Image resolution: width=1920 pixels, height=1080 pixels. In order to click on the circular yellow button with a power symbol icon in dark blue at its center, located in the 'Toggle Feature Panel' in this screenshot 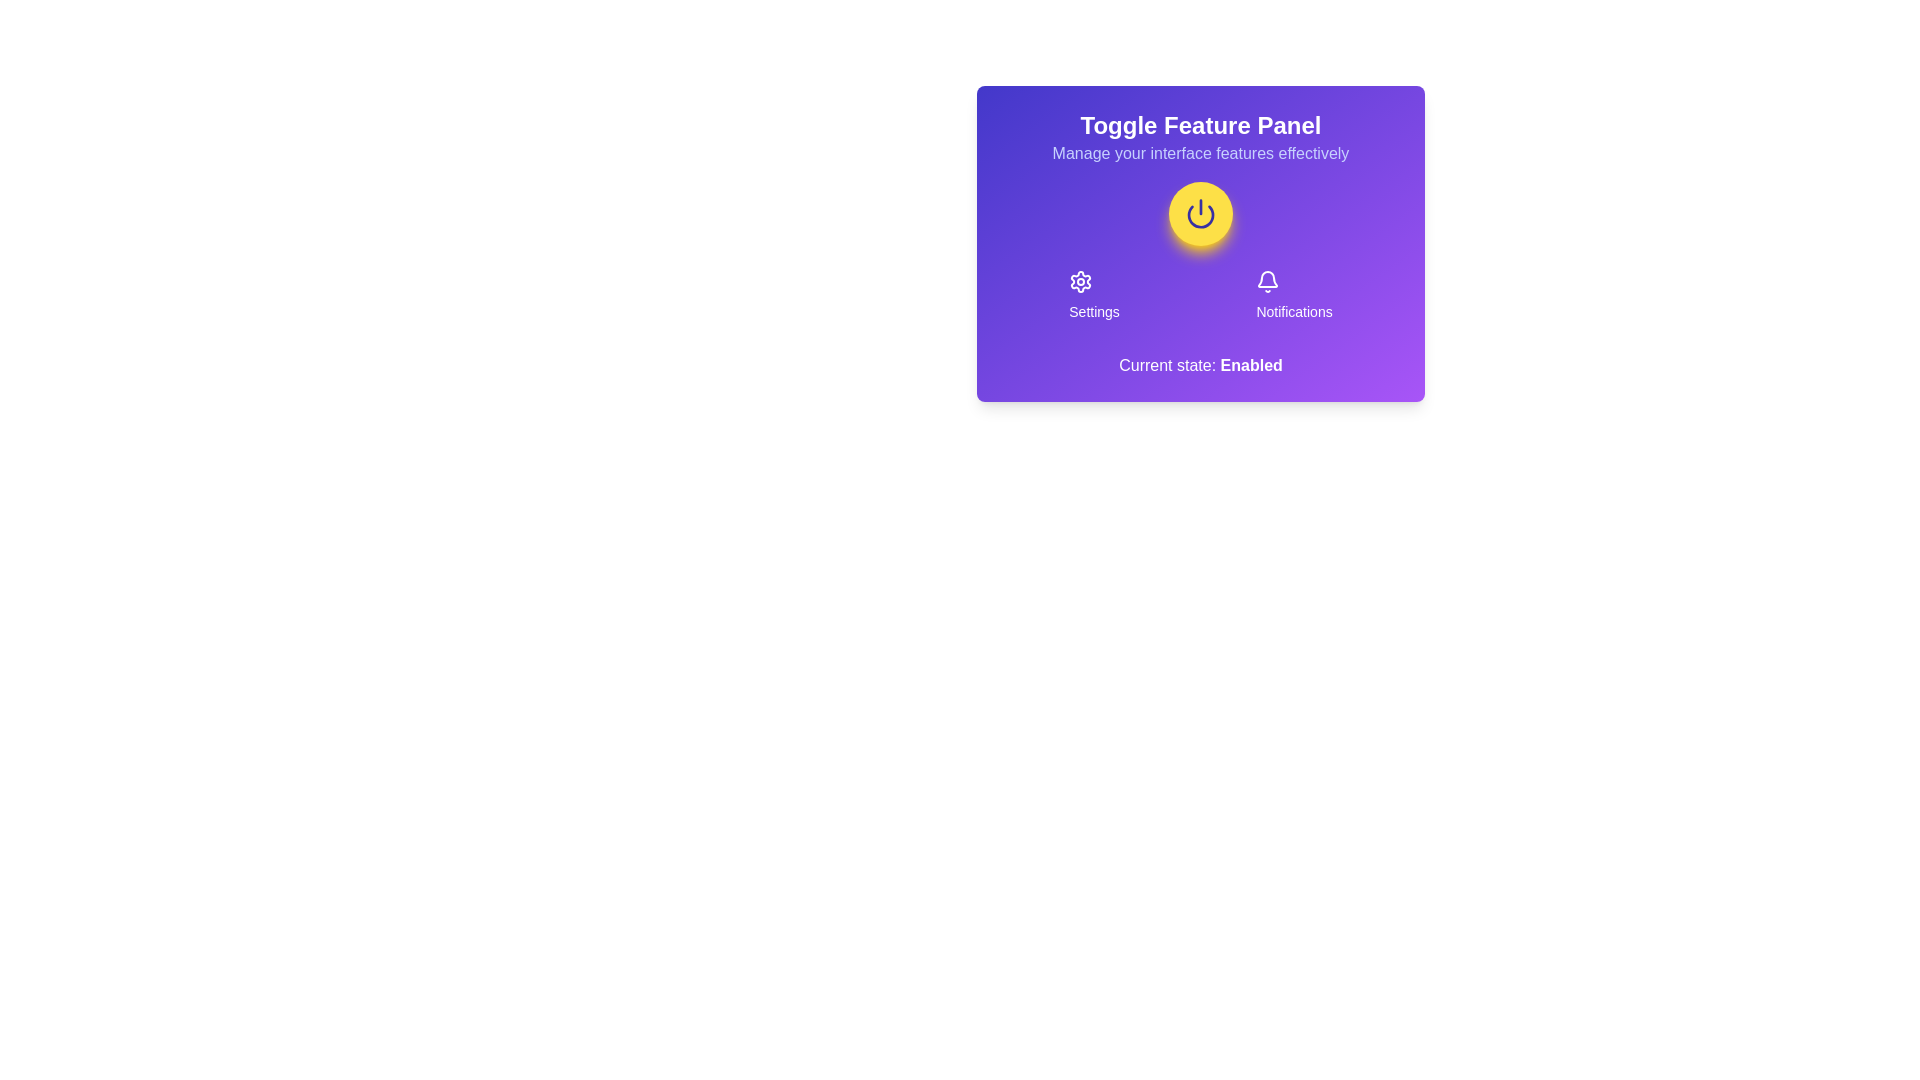, I will do `click(1200, 213)`.